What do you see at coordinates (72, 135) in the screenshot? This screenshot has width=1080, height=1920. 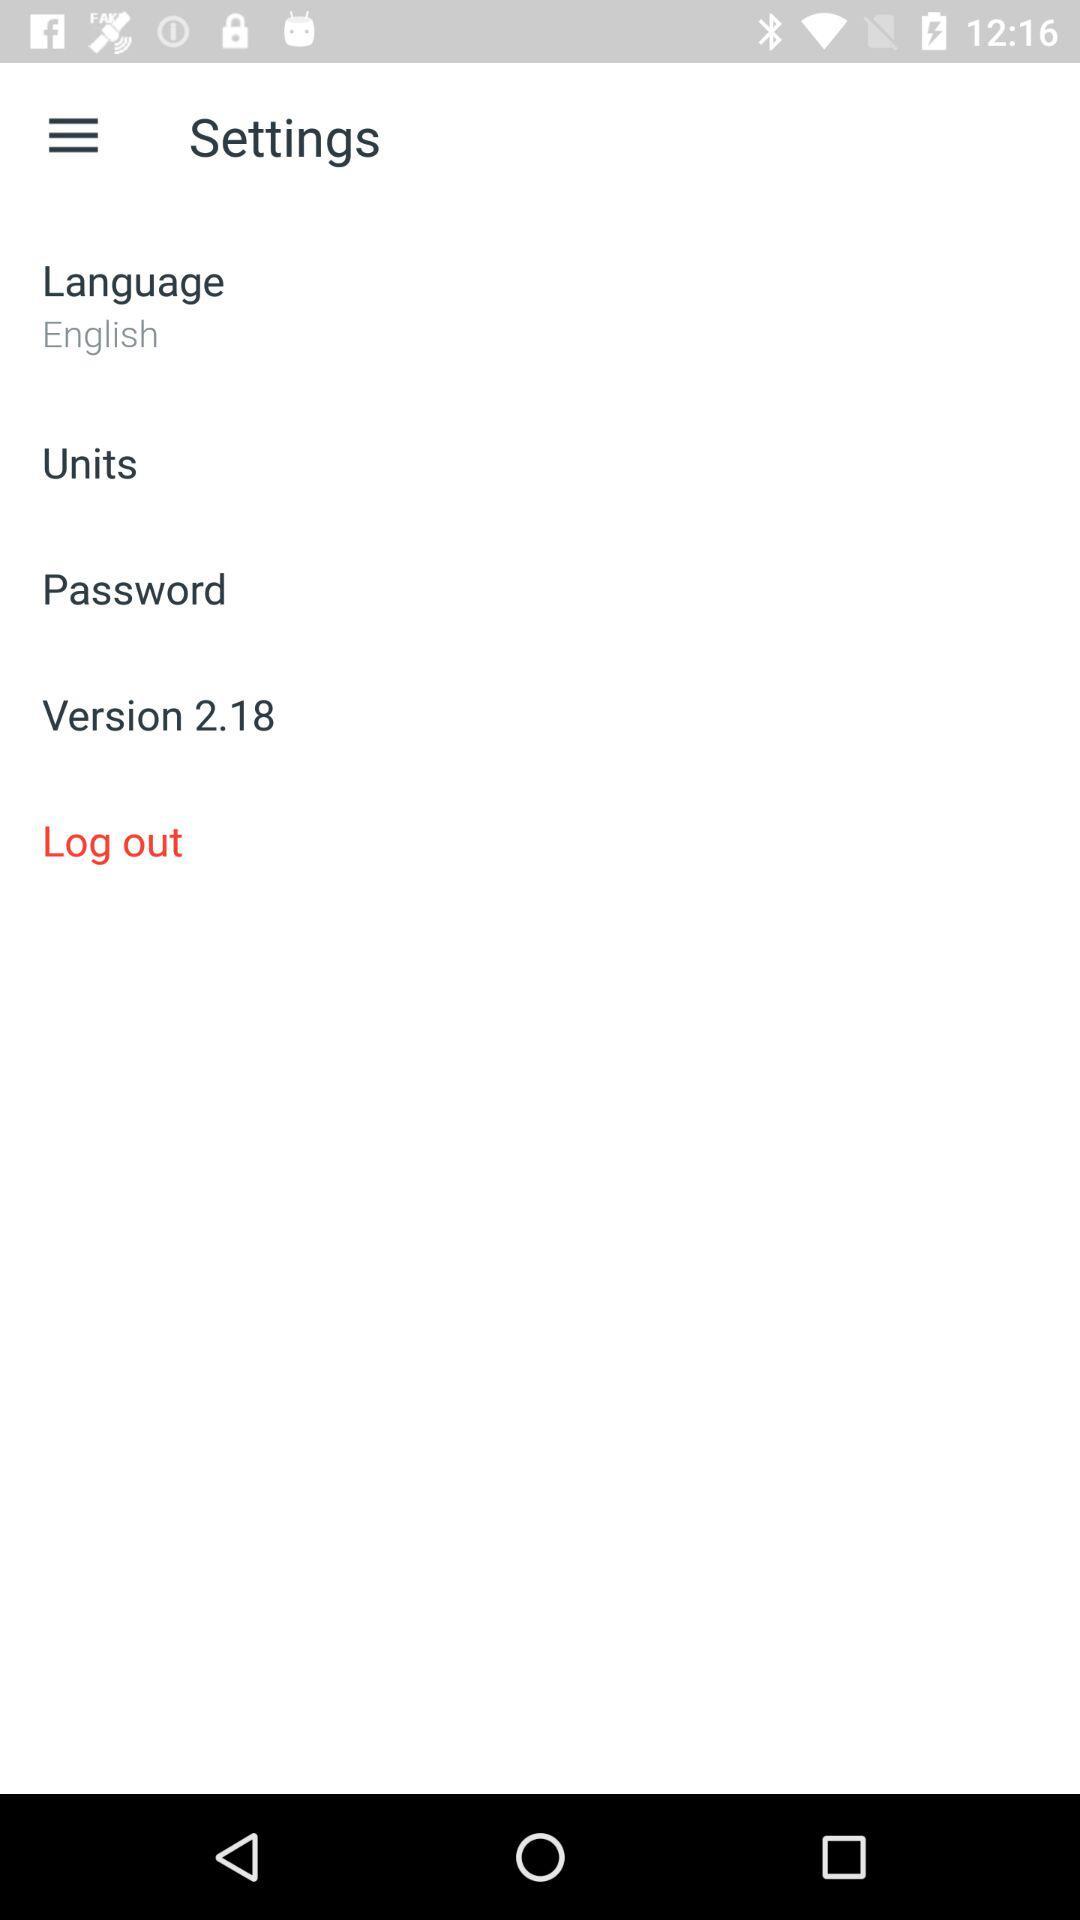 I see `the app to the left of the settings icon` at bounding box center [72, 135].